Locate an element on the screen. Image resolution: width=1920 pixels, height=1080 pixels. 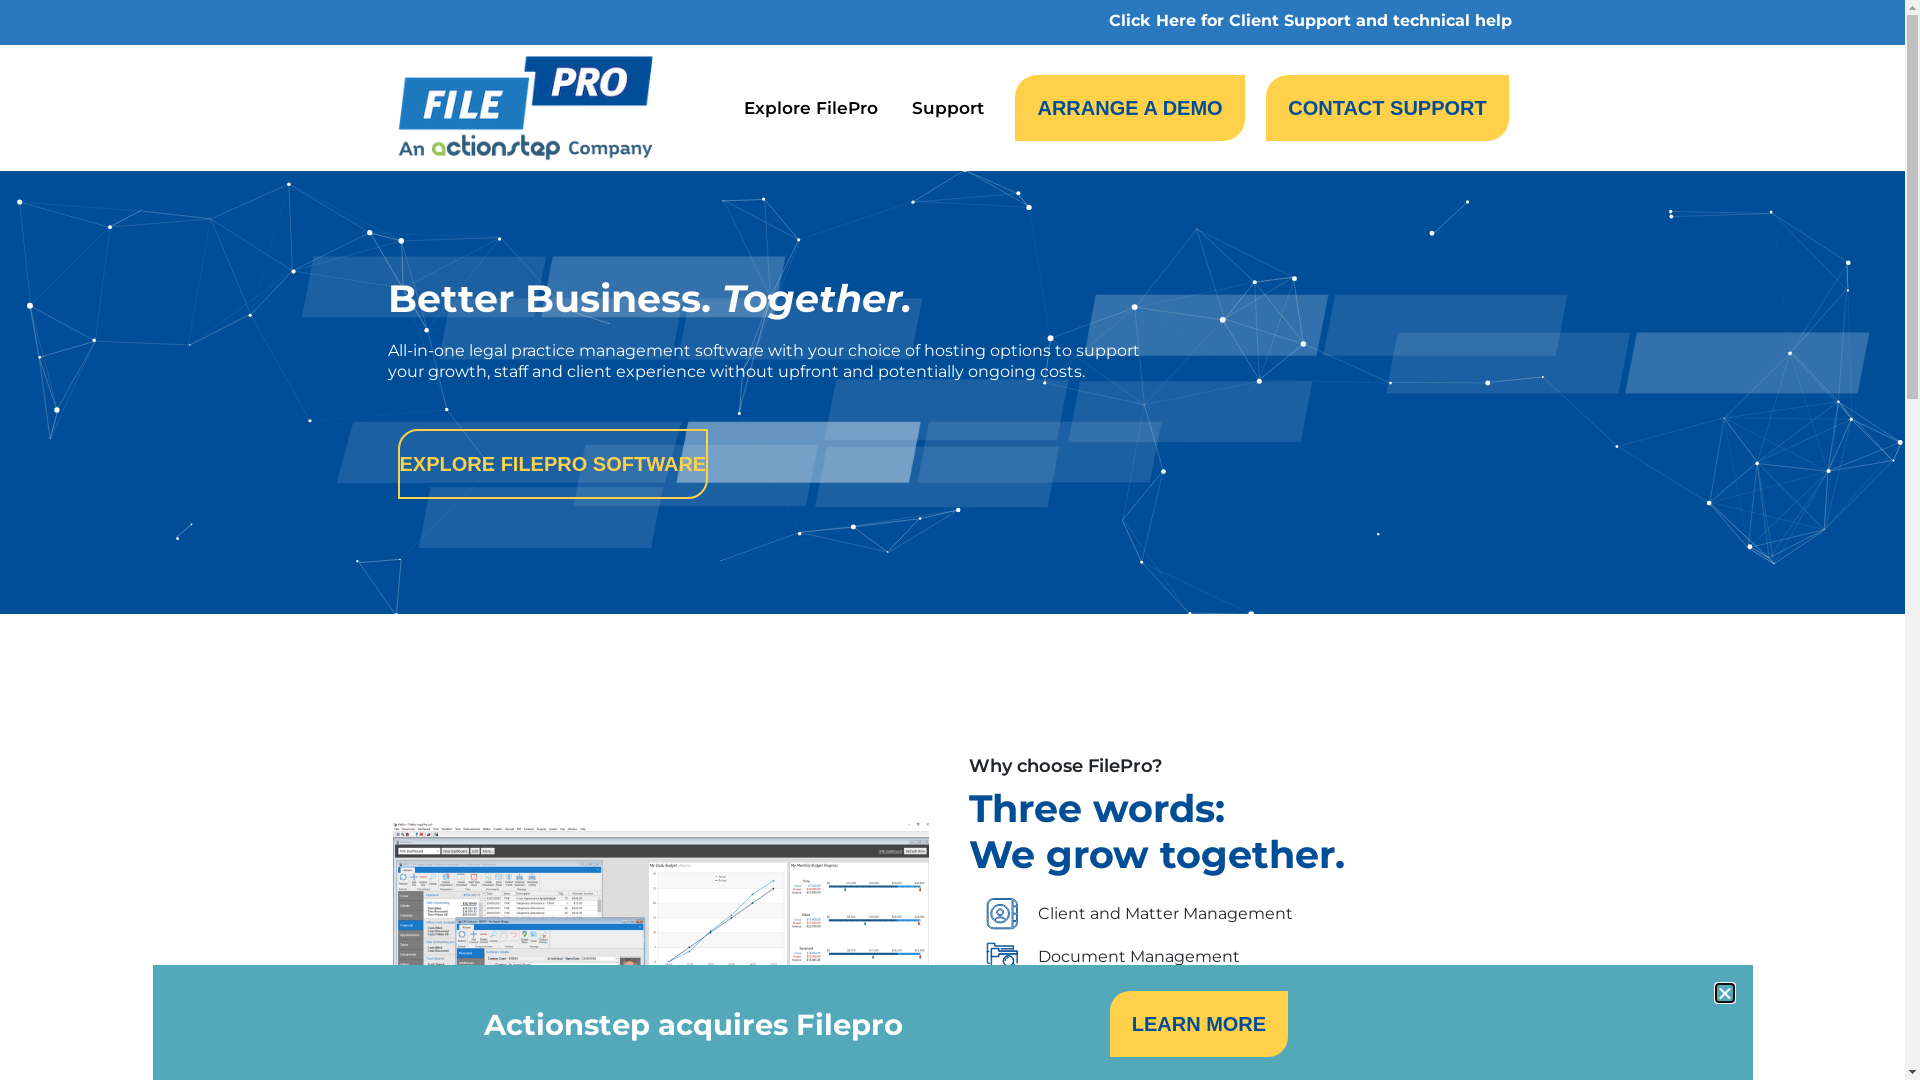
'ARRANGE A DEMO' is located at coordinates (1014, 108).